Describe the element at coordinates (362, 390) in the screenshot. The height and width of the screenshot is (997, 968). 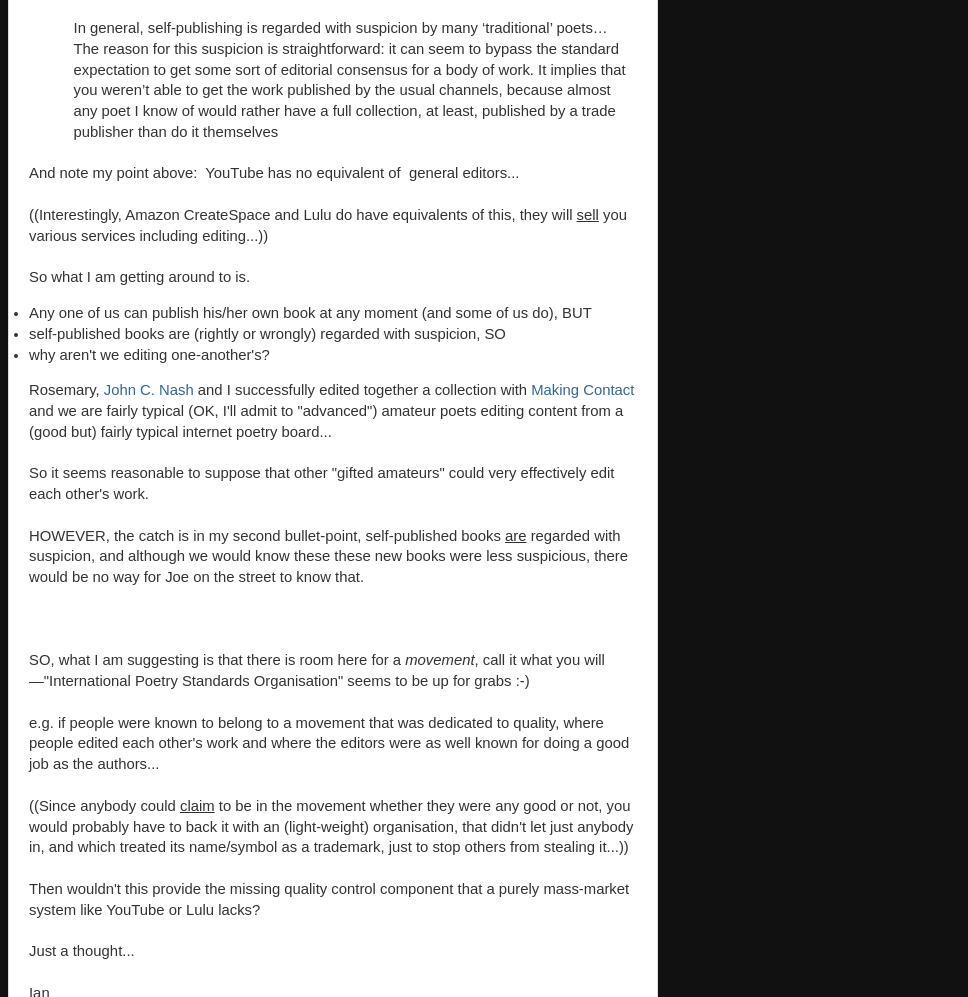
I see `'and I successfully edited together a collection with'` at that location.